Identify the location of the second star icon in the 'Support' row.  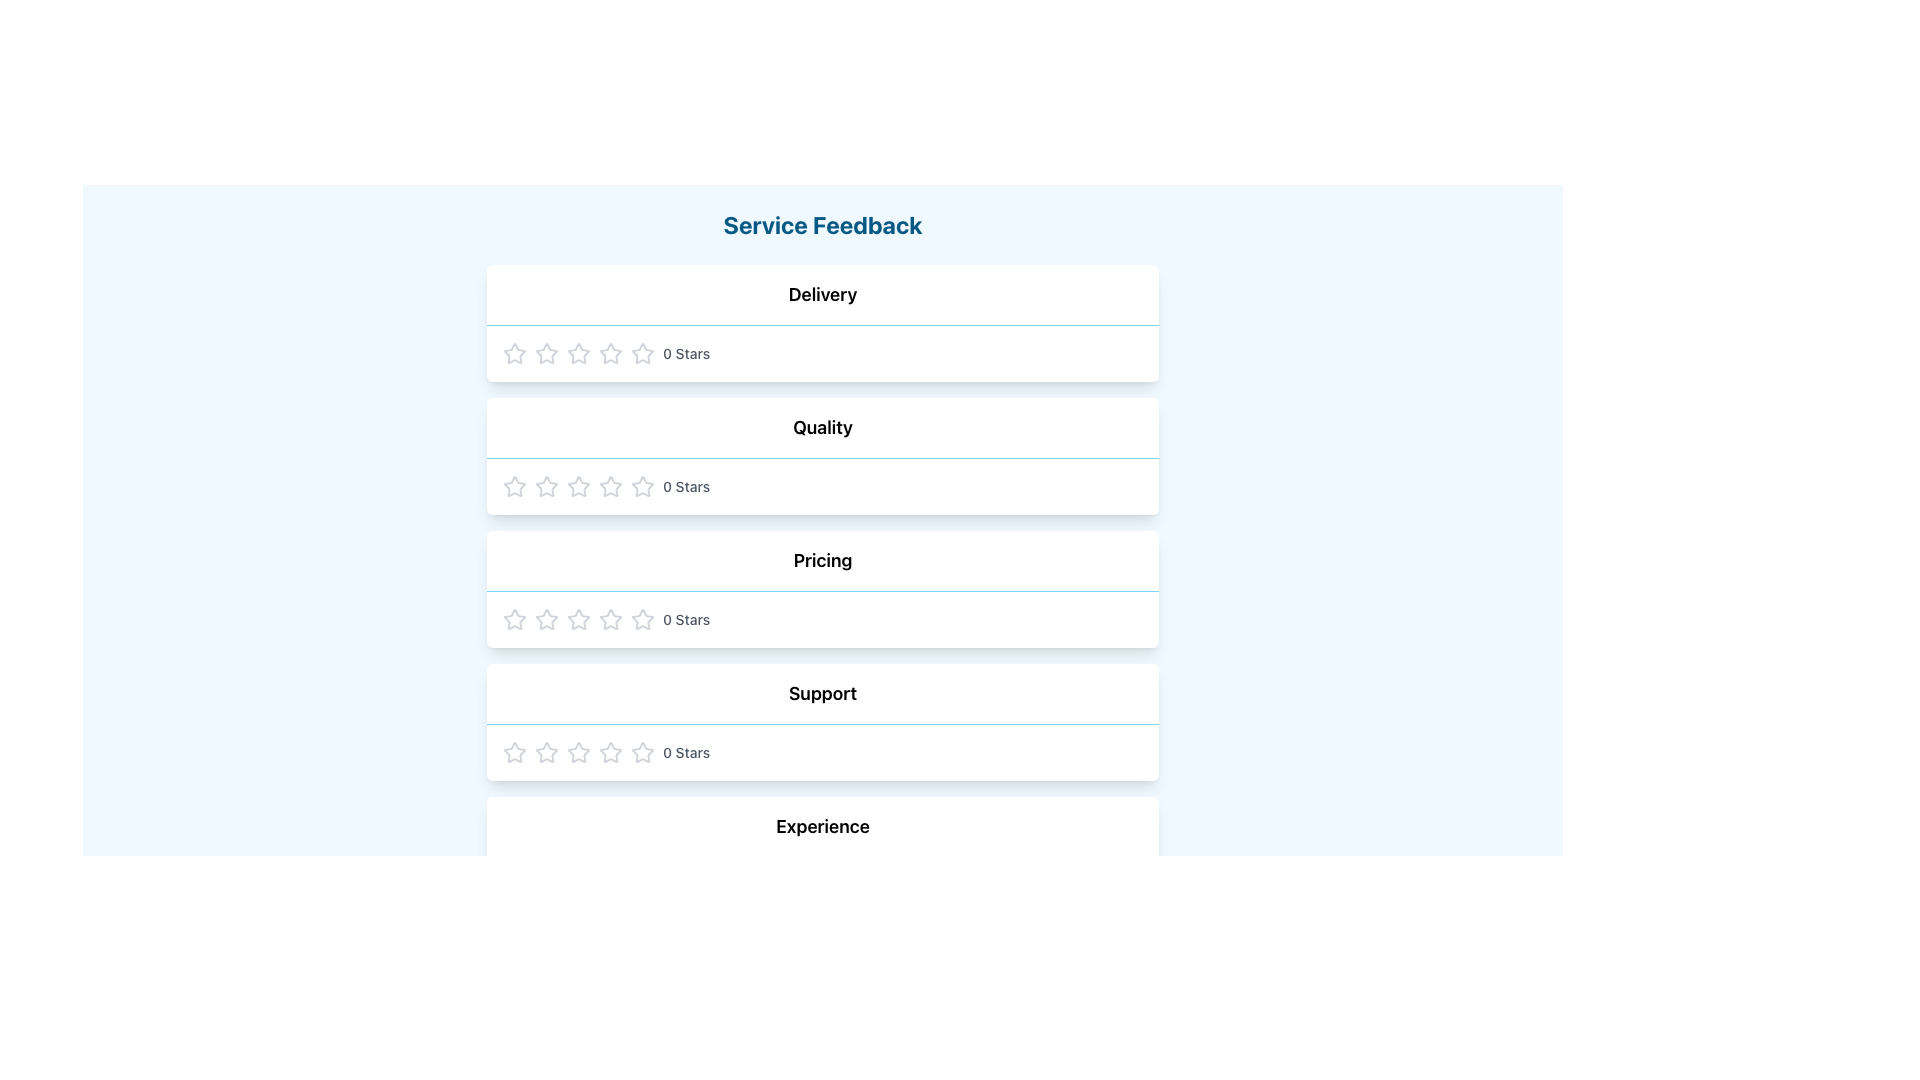
(609, 752).